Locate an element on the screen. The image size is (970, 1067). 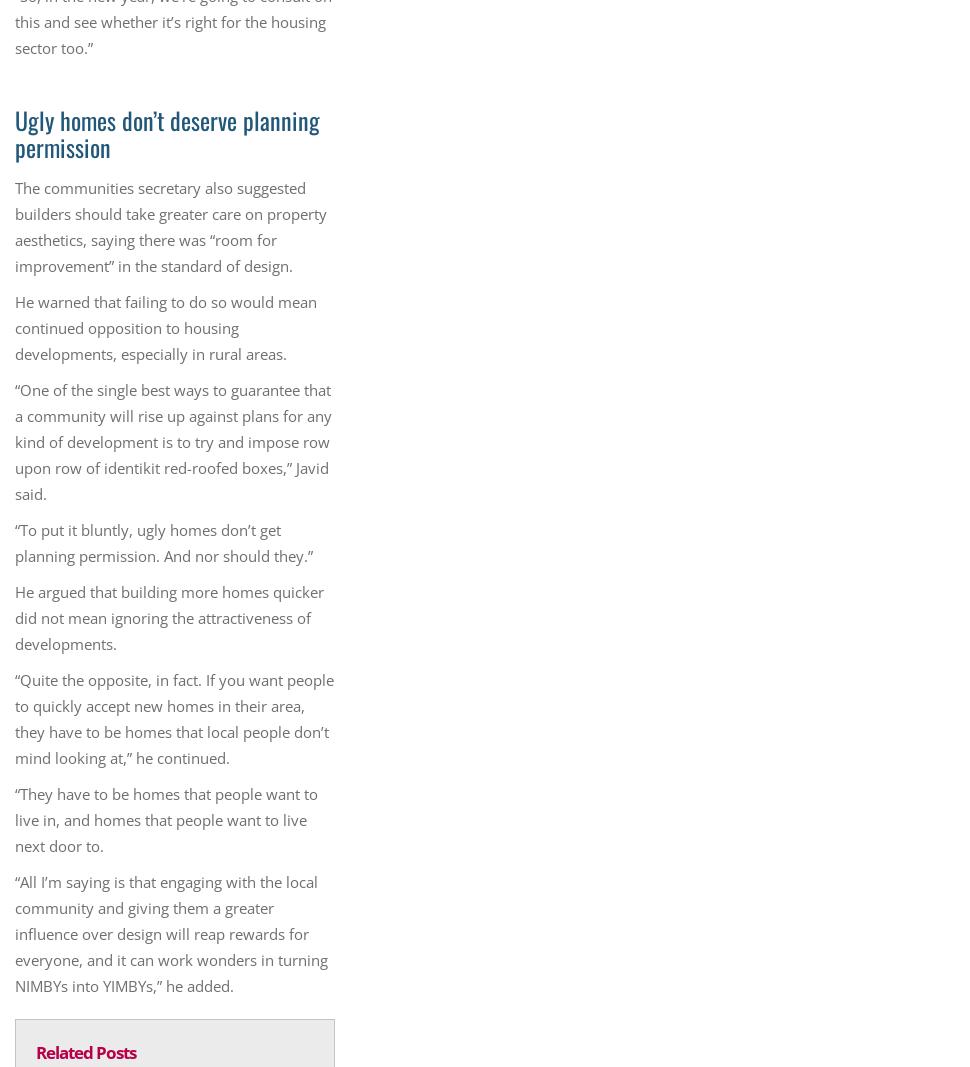
'“To put it bluntly, ugly homes don’t get planning permission. And nor should they.”' is located at coordinates (163, 542).